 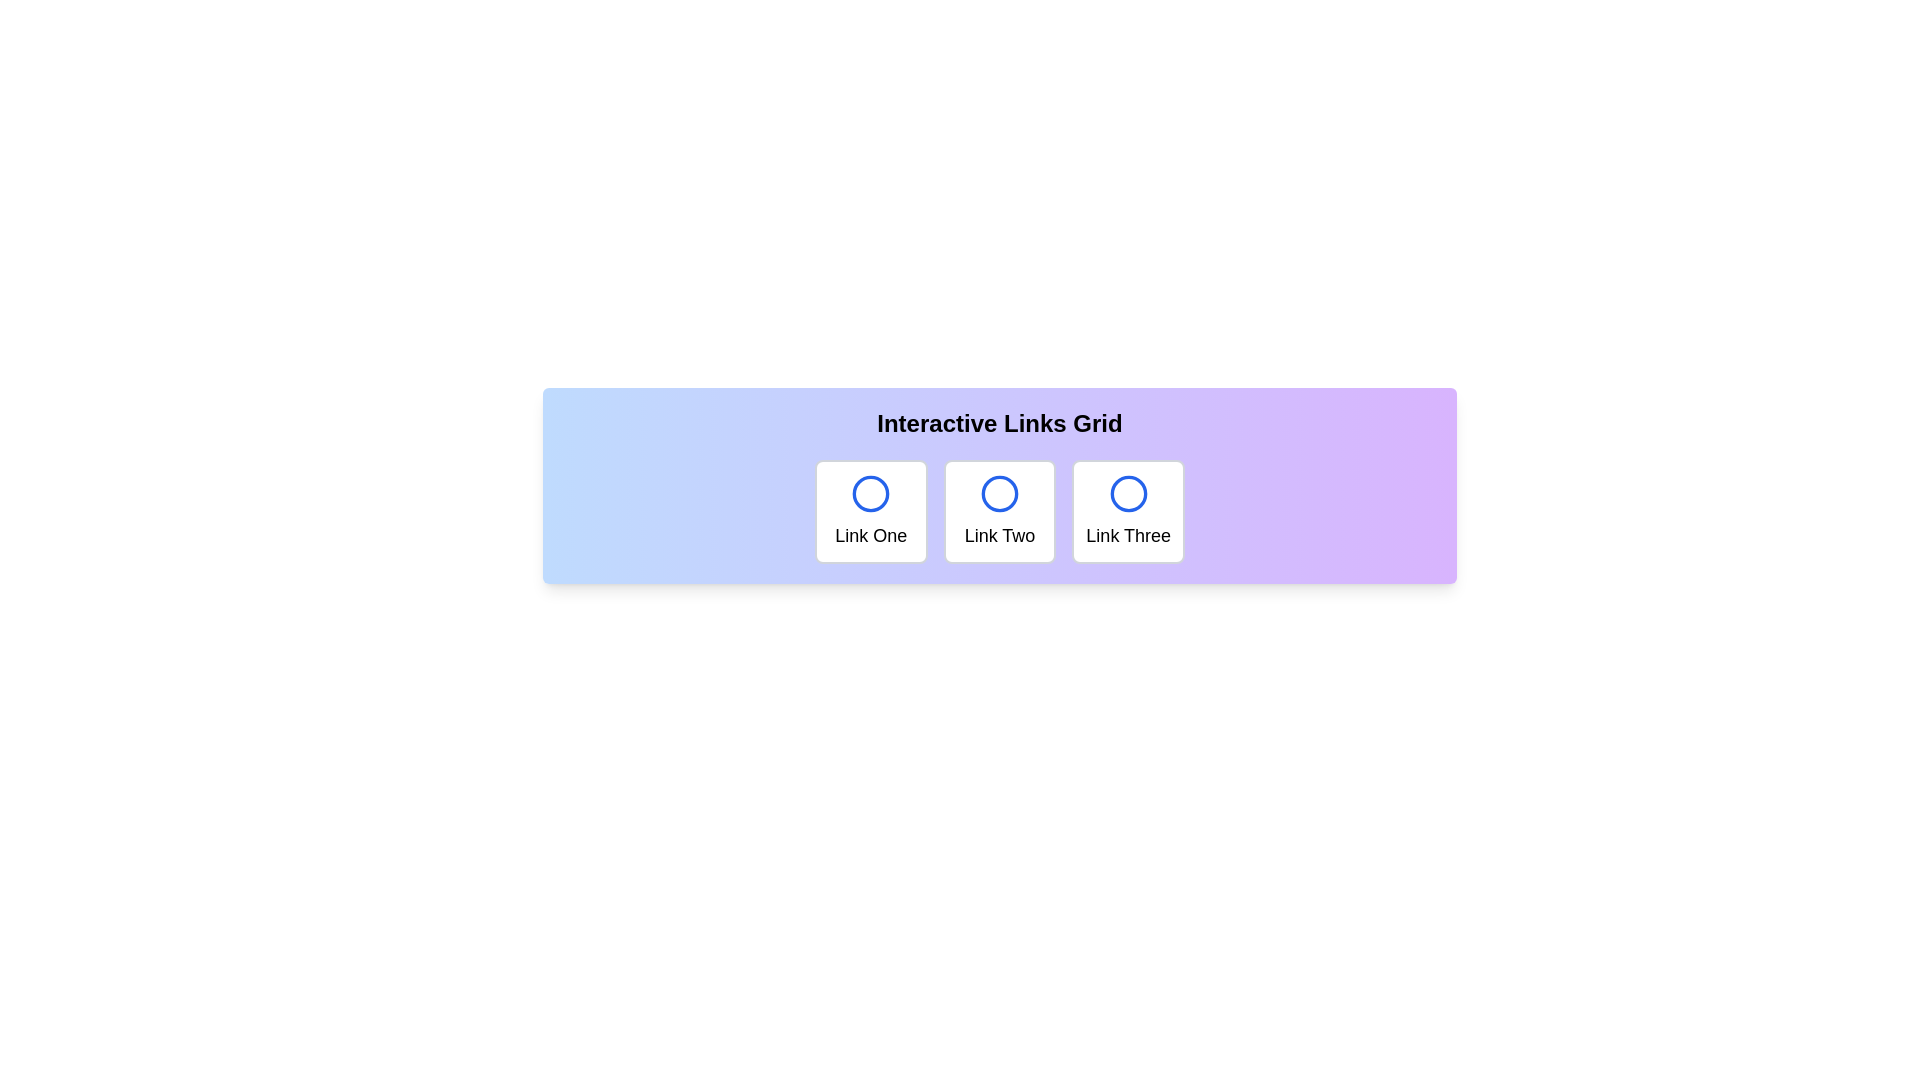 I want to click on the first button labeled 'Link One' which features a blue circular icon above the text, located on the left side of the row, so click(x=871, y=511).